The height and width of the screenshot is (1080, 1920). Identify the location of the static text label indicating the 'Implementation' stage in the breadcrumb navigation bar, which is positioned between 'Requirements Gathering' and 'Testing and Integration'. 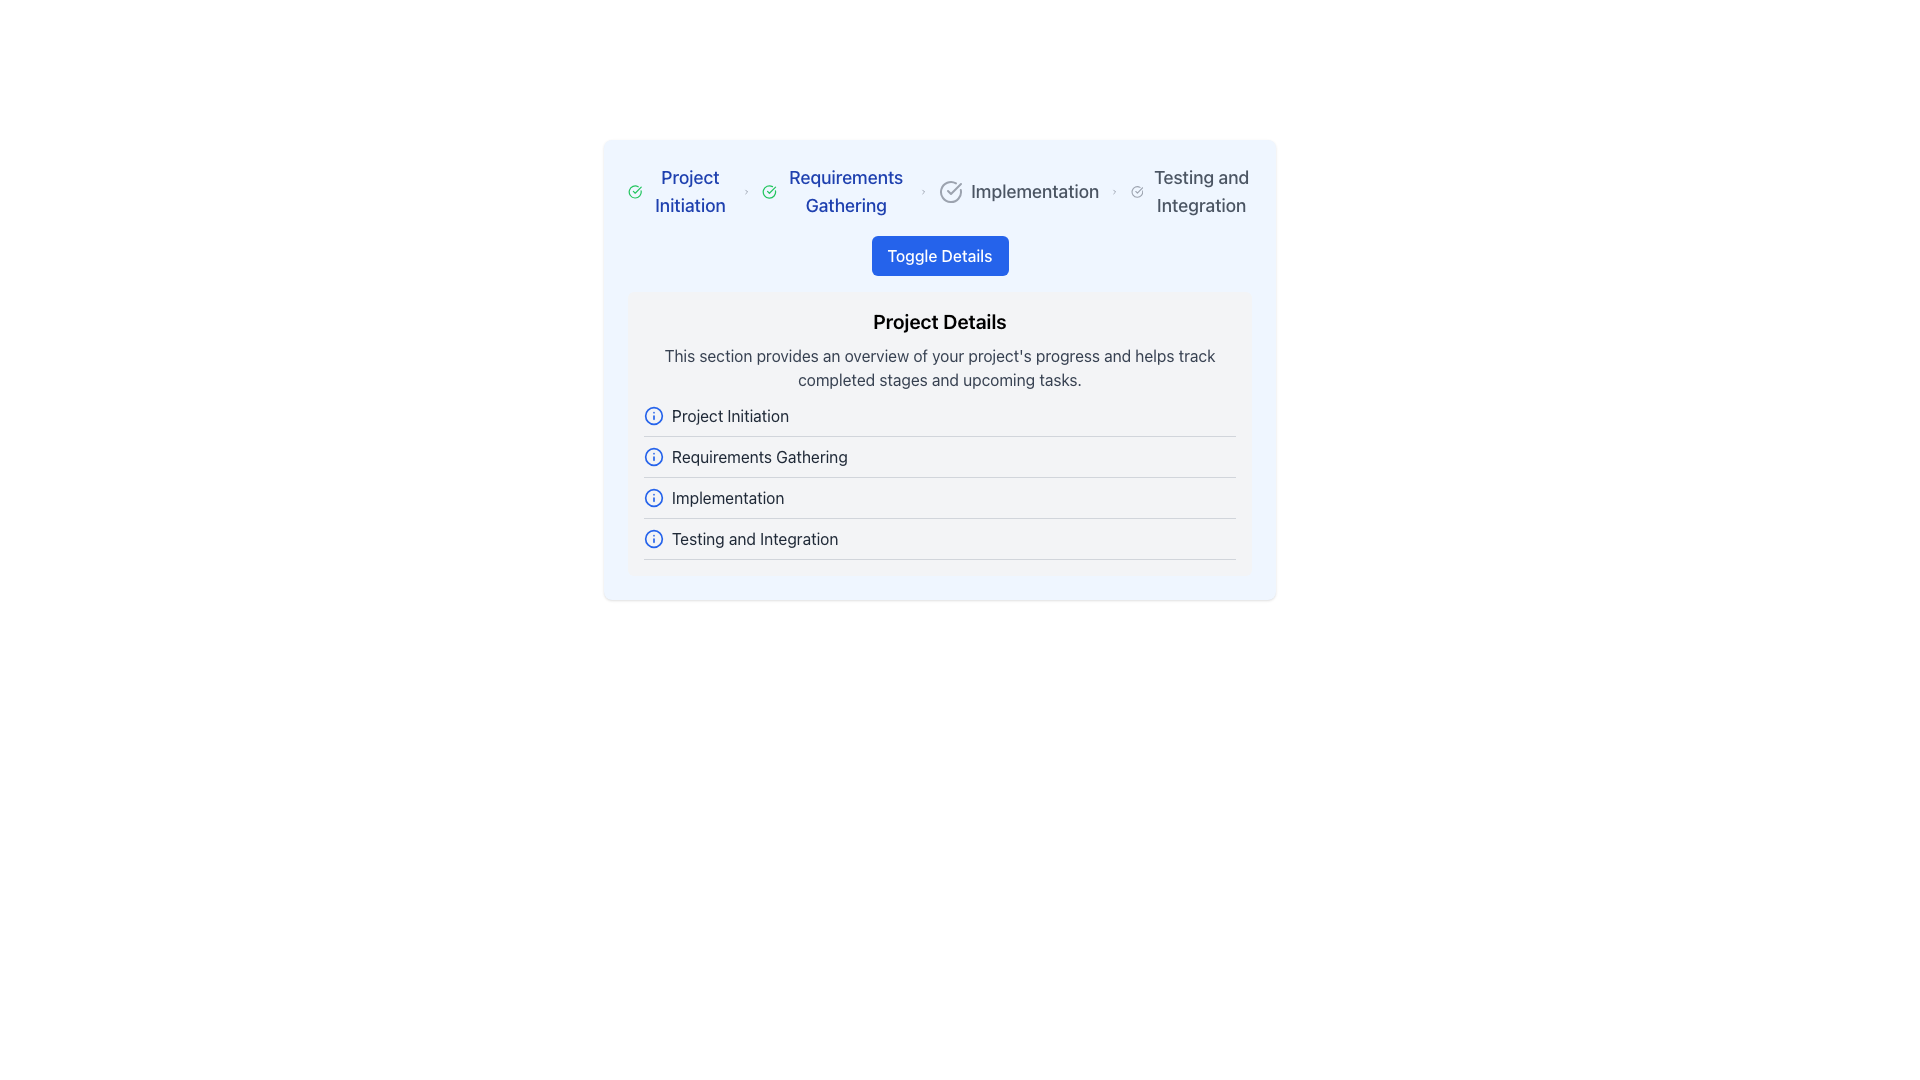
(1035, 192).